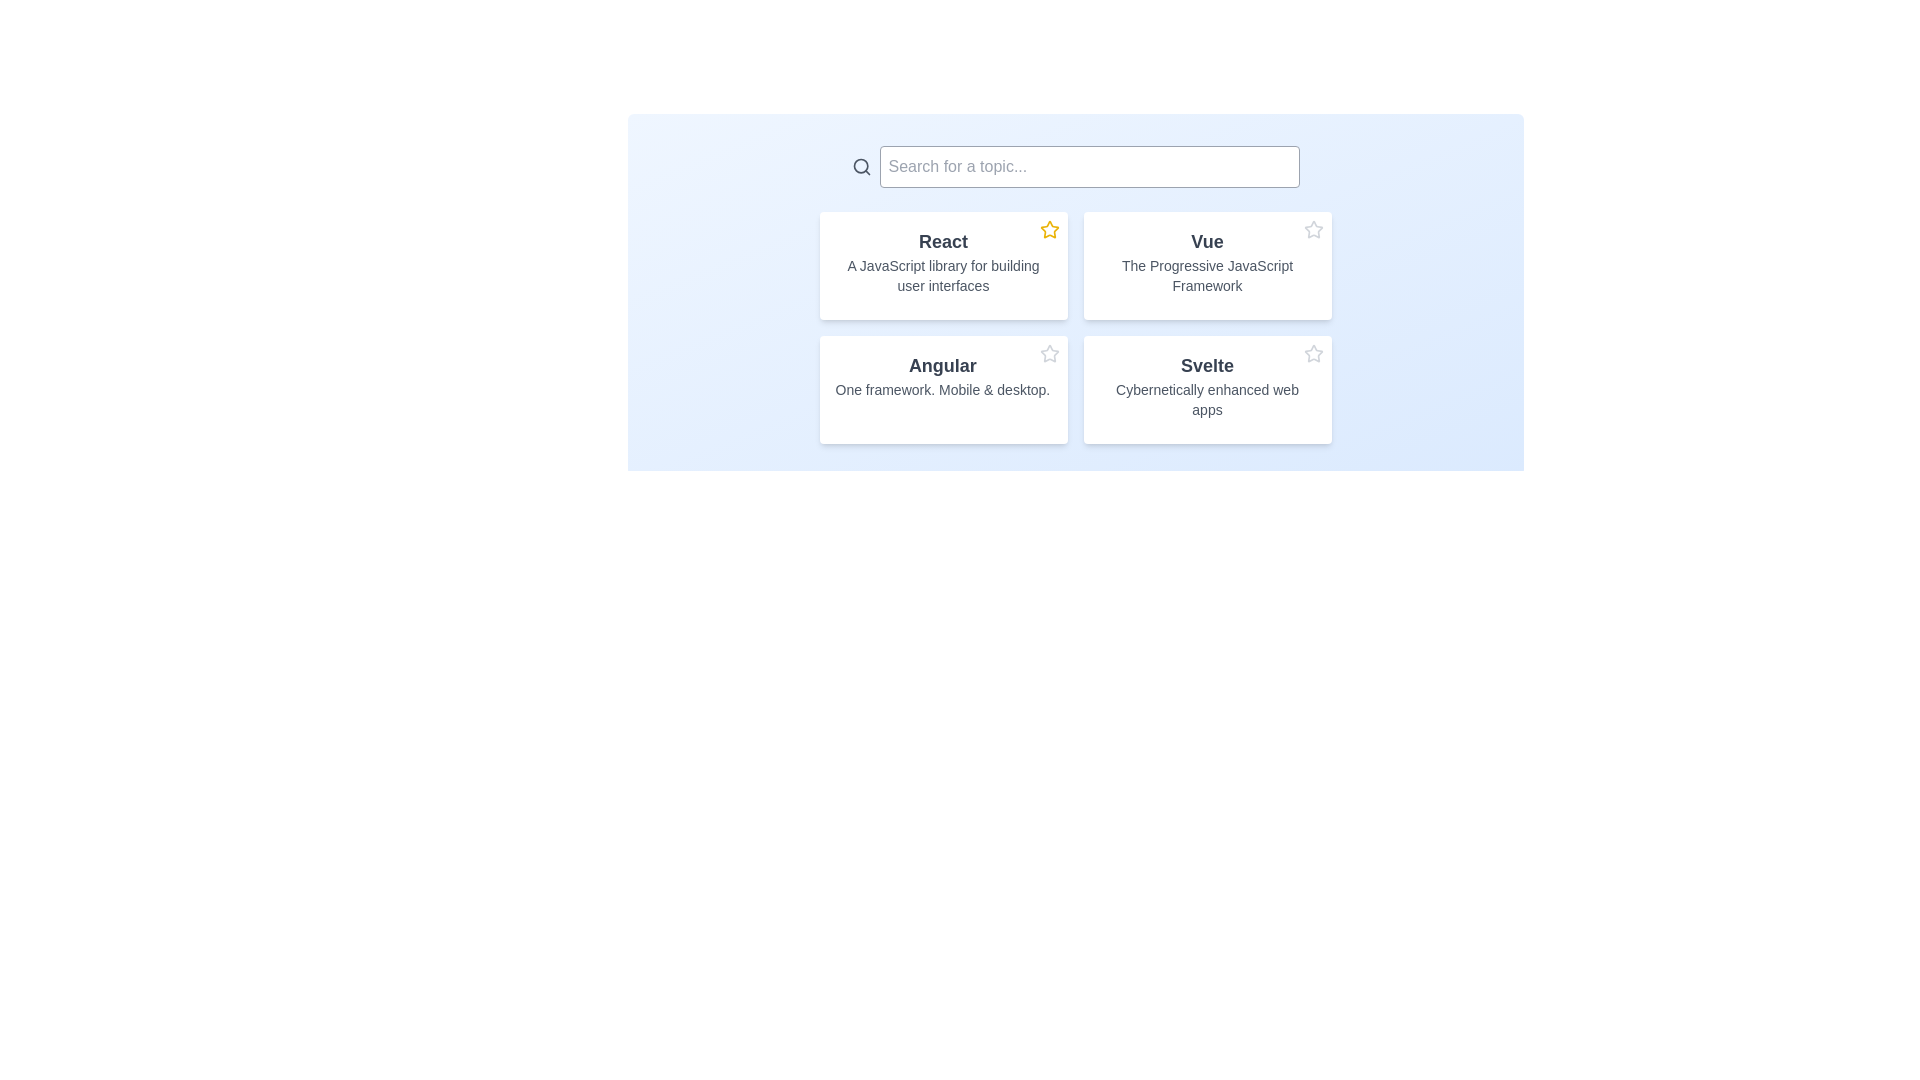  I want to click on bold text label displaying 'React', which is prominently positioned in the top-left card of a grid layout, so click(942, 241).